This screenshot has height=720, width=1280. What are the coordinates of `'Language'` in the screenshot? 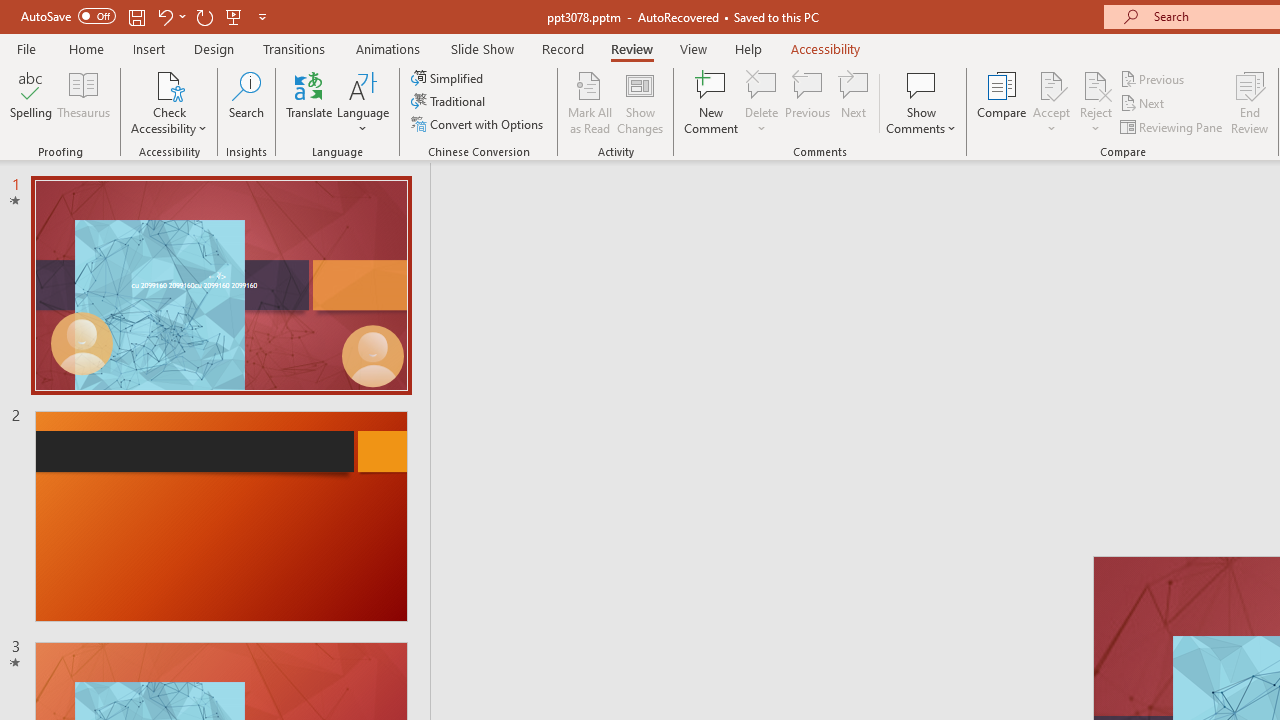 It's located at (363, 103).